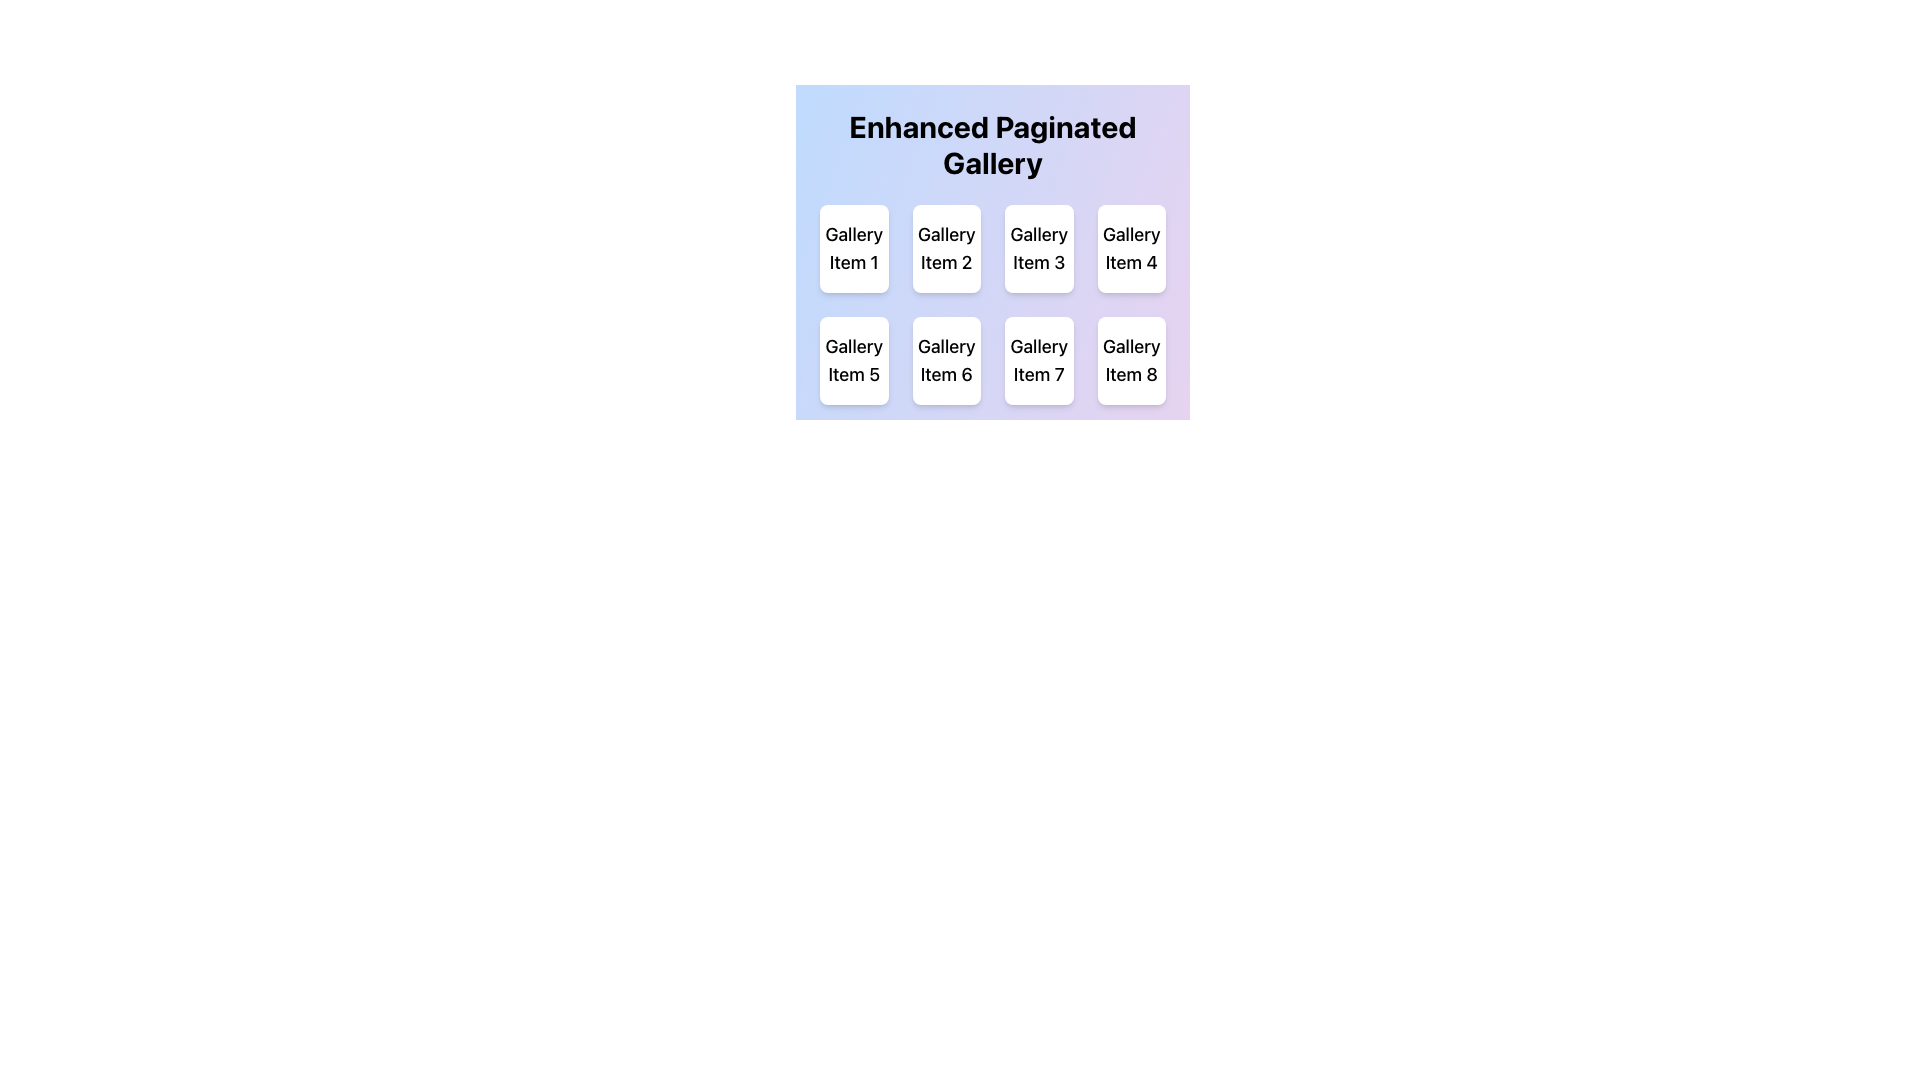 The width and height of the screenshot is (1920, 1080). What do you see at coordinates (1131, 248) in the screenshot?
I see `the text element displaying 'Gallery Item 4', which is located in the top-right corner of the gallery interface` at bounding box center [1131, 248].